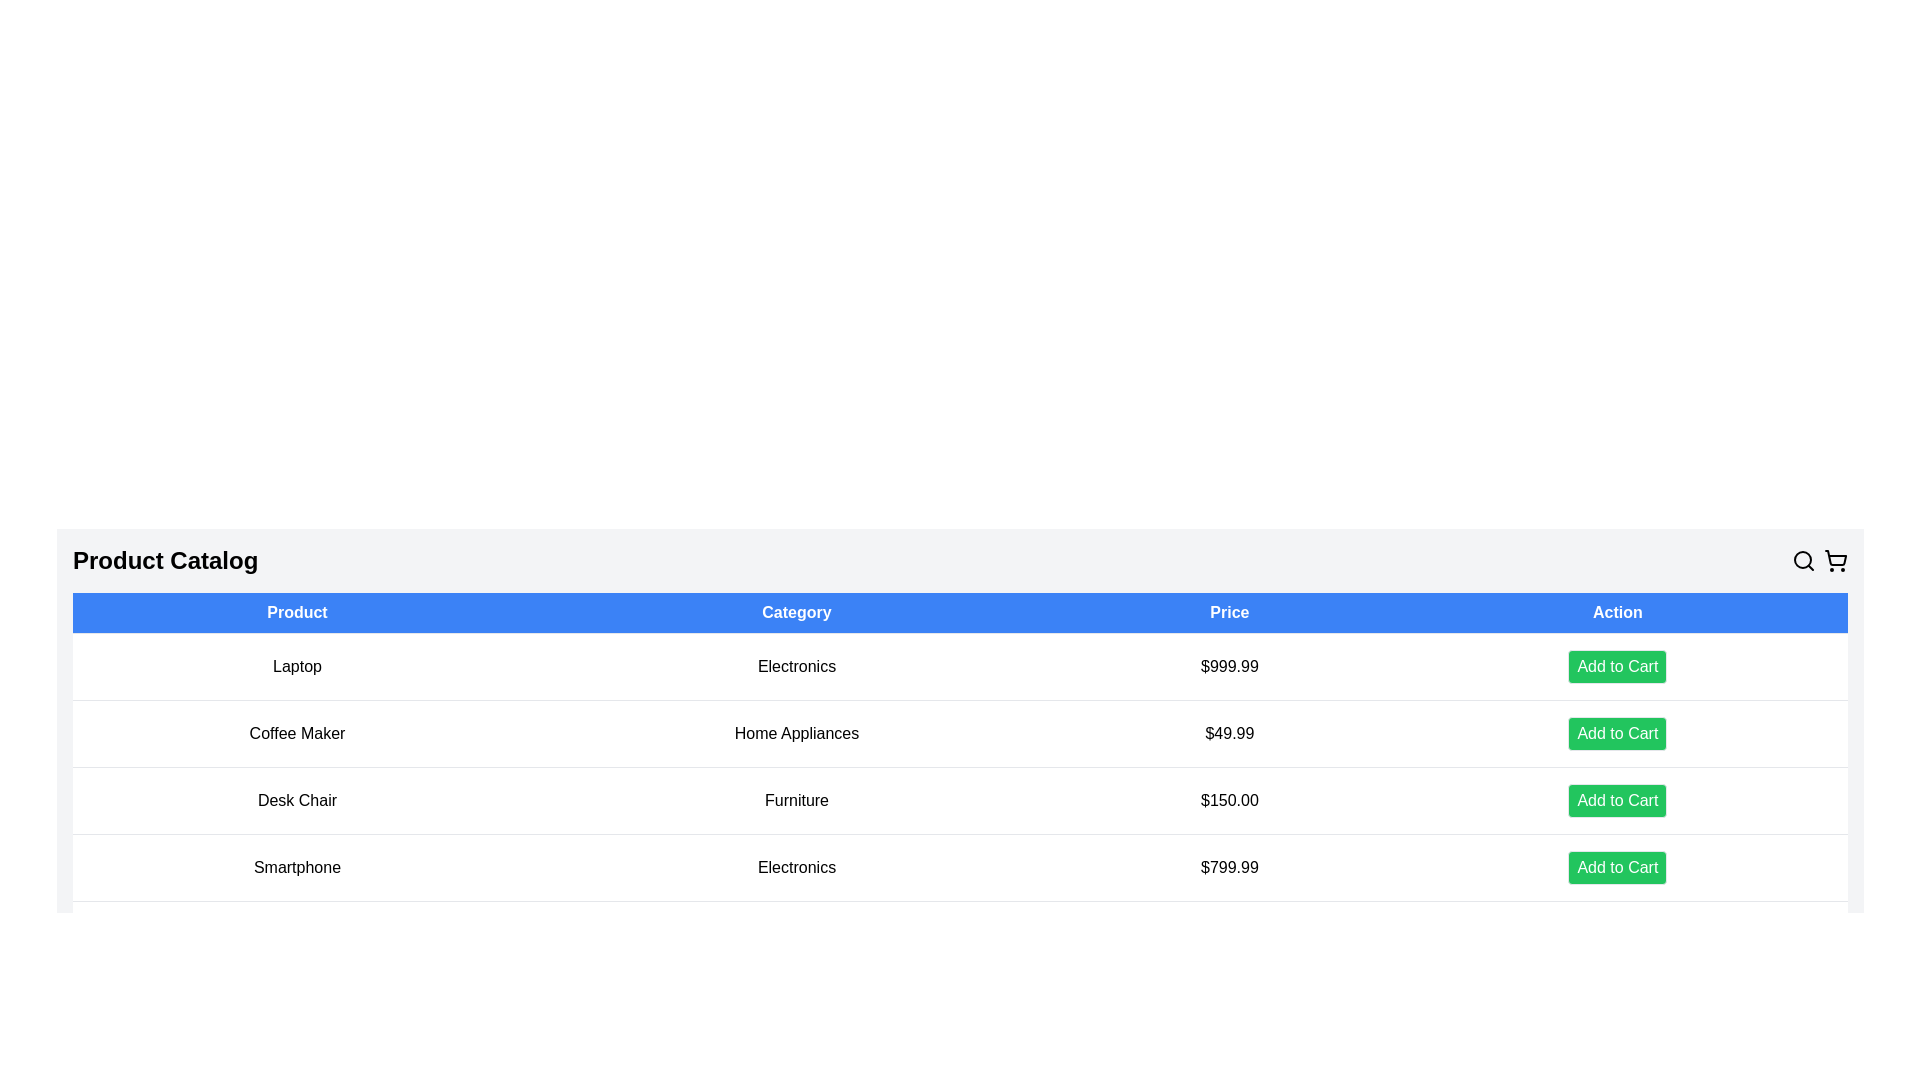 This screenshot has width=1920, height=1080. What do you see at coordinates (1819, 560) in the screenshot?
I see `the shopping cart icon, which is part of a group of two icons (search and shopping cart) located in the top right corner of the interface, adjacent to the title 'Product Catalog'` at bounding box center [1819, 560].